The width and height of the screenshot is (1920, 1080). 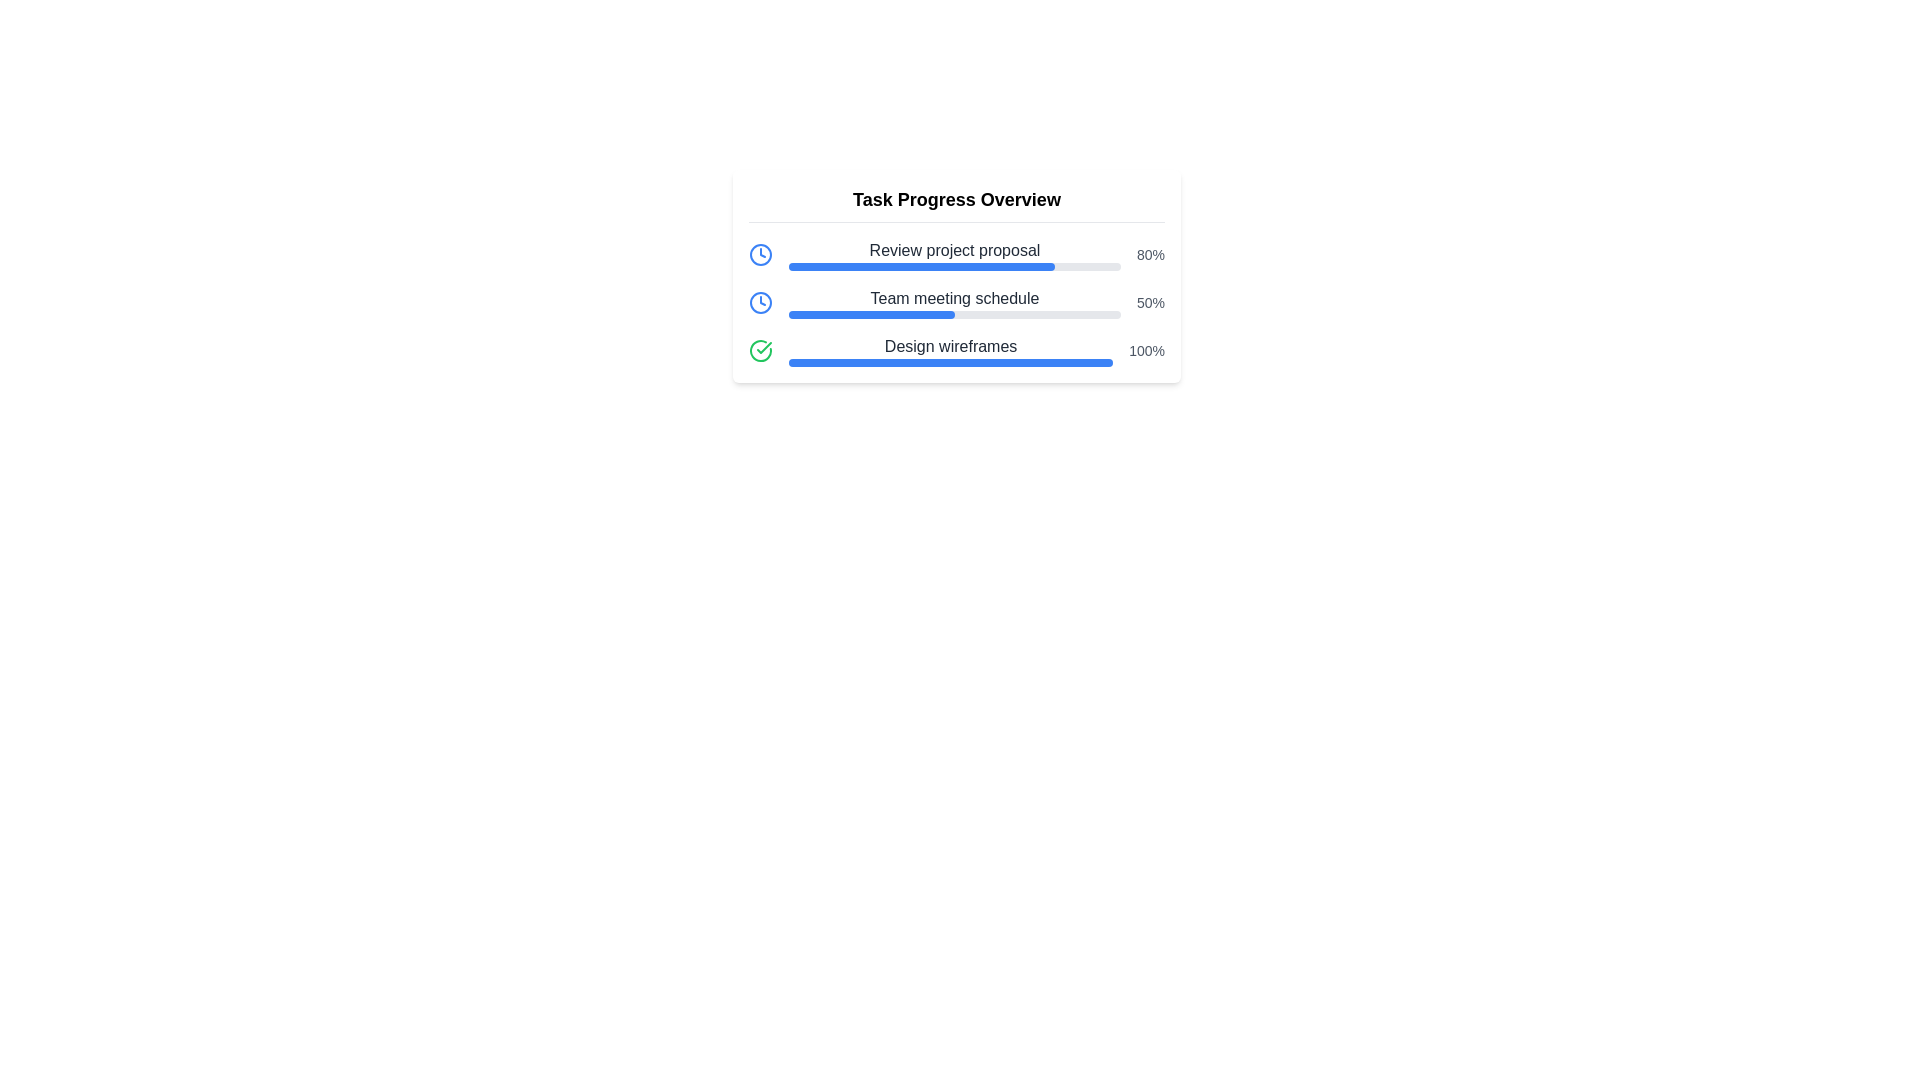 I want to click on the blue progress bar representing 50% completion, which is the second in a list of three progress bars and is associated with the text 'Team meeting schedule', so click(x=872, y=315).